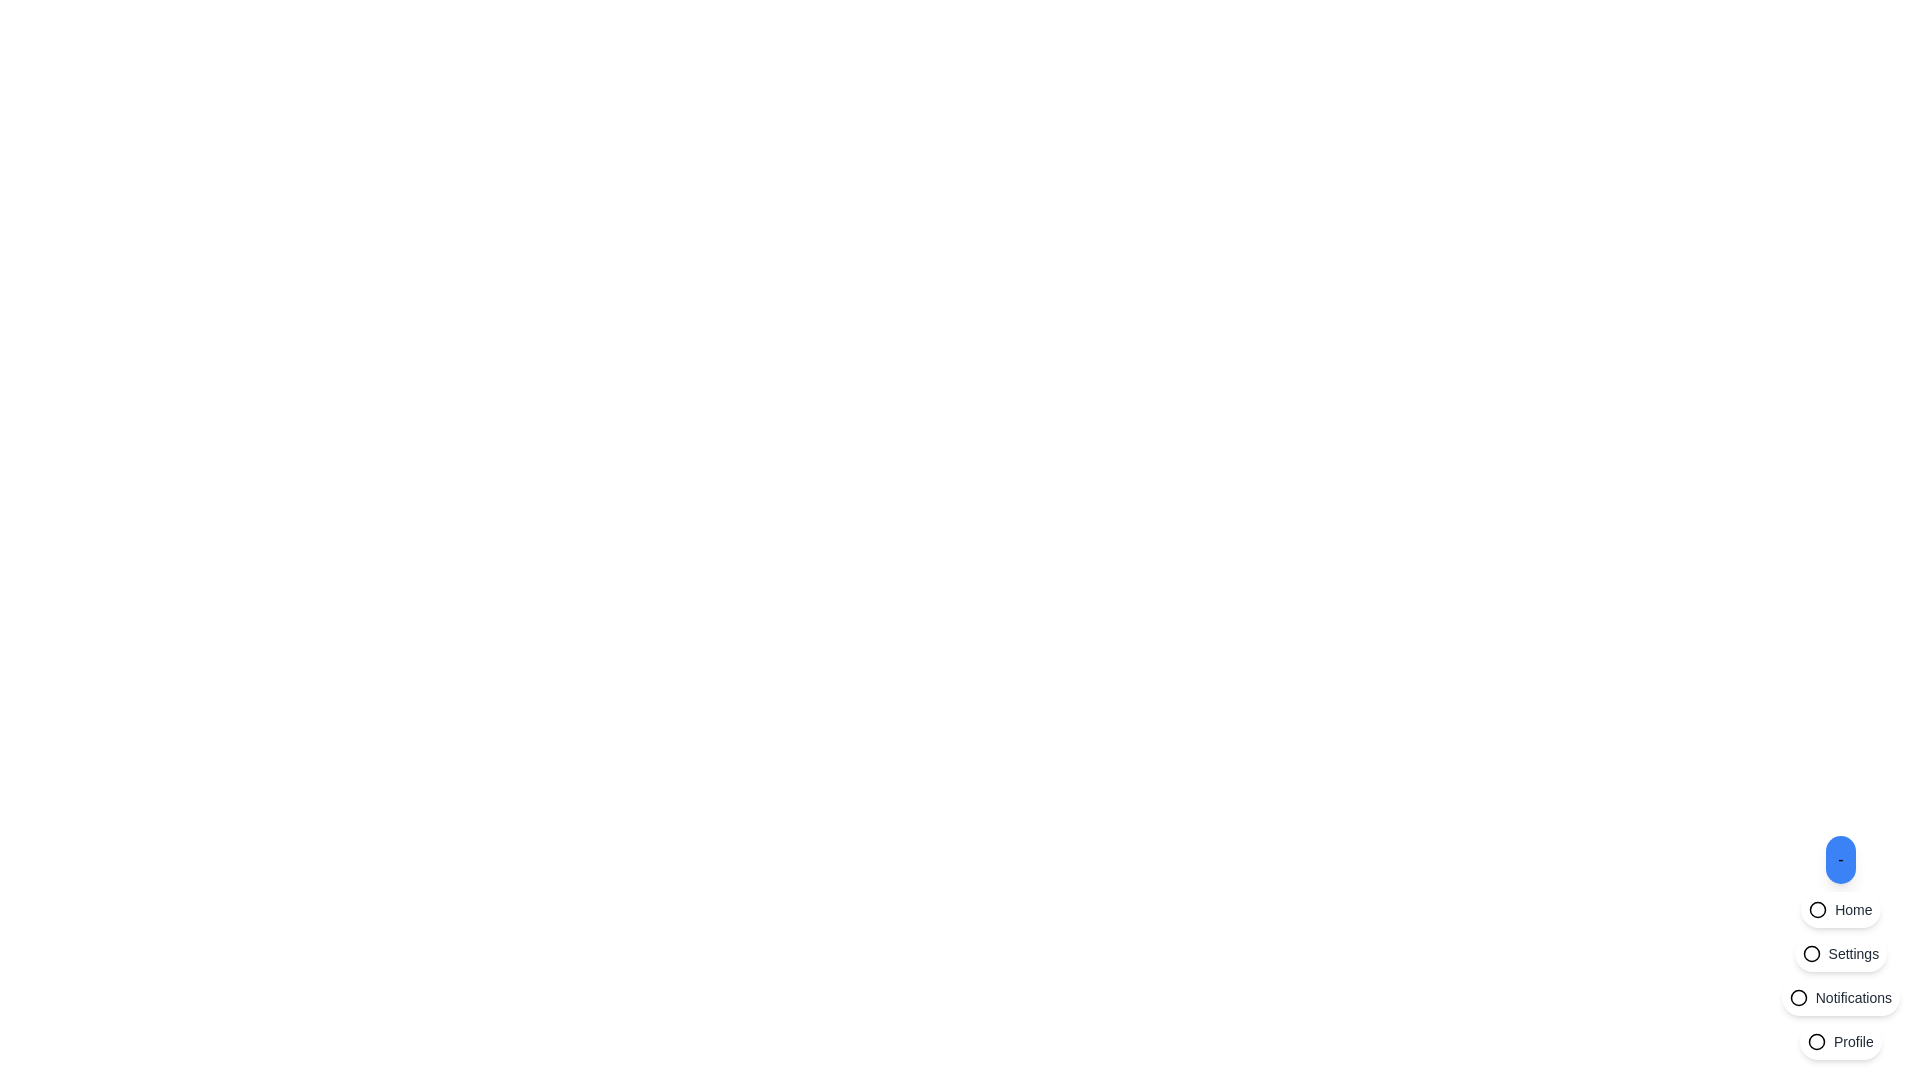 This screenshot has width=1920, height=1080. Describe the element at coordinates (1840, 998) in the screenshot. I see `the button located at the third position in a vertical stack of buttons at the bottom-right corner of the interface` at that location.